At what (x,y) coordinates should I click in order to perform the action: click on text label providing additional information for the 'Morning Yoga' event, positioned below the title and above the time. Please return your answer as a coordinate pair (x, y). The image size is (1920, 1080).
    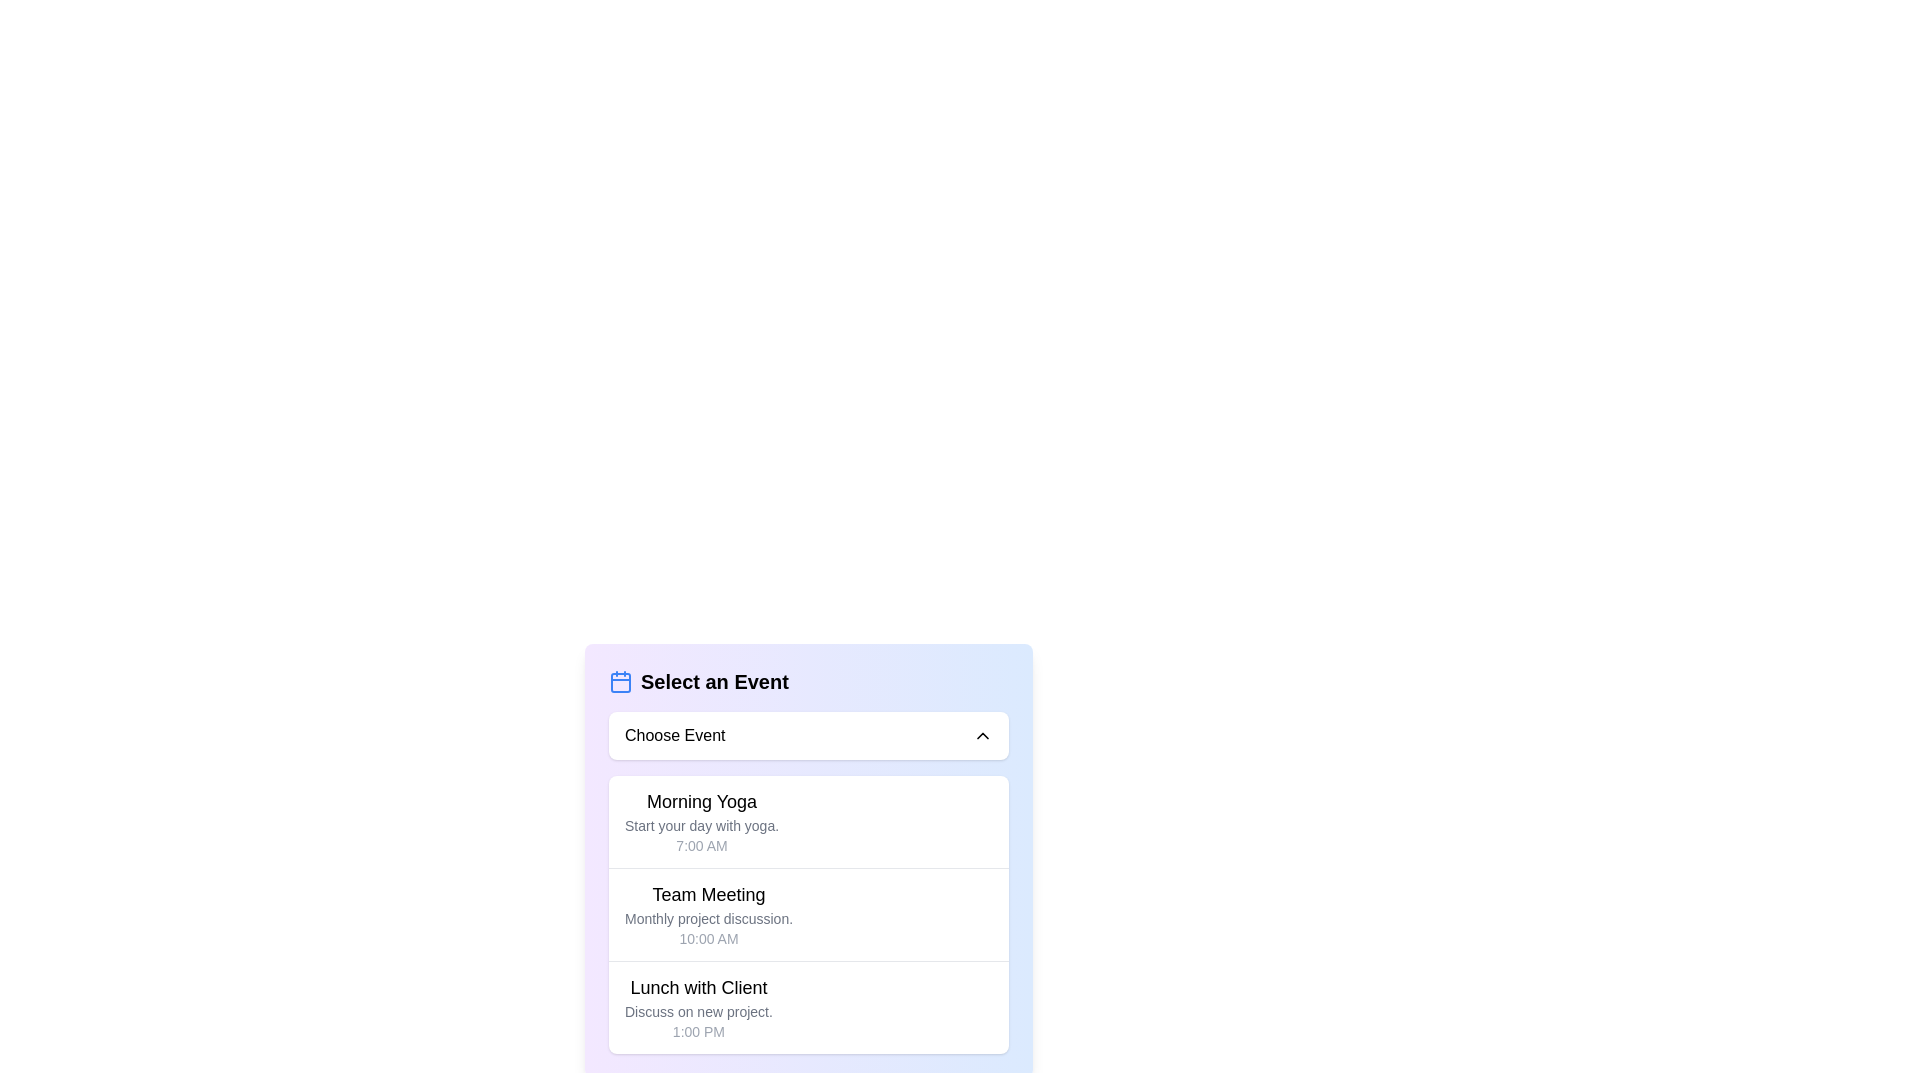
    Looking at the image, I should click on (701, 825).